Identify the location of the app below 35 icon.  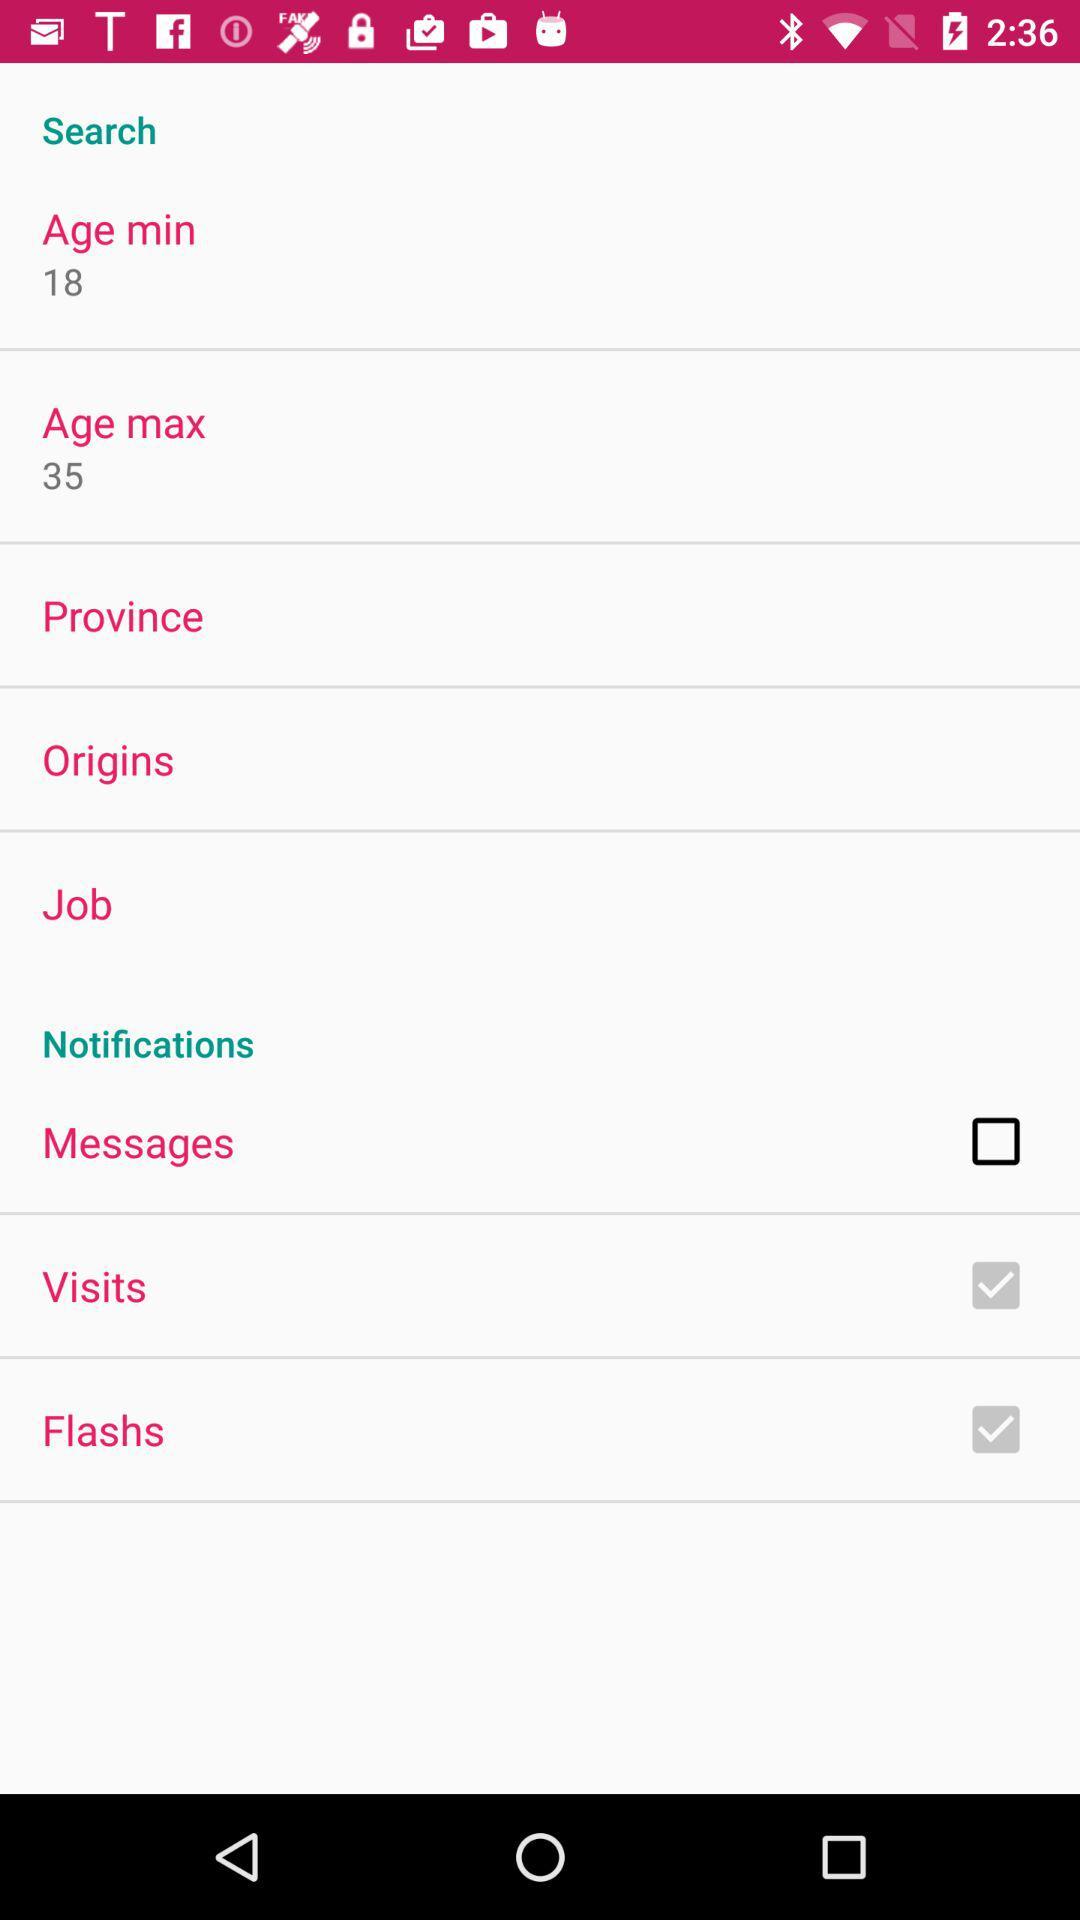
(123, 613).